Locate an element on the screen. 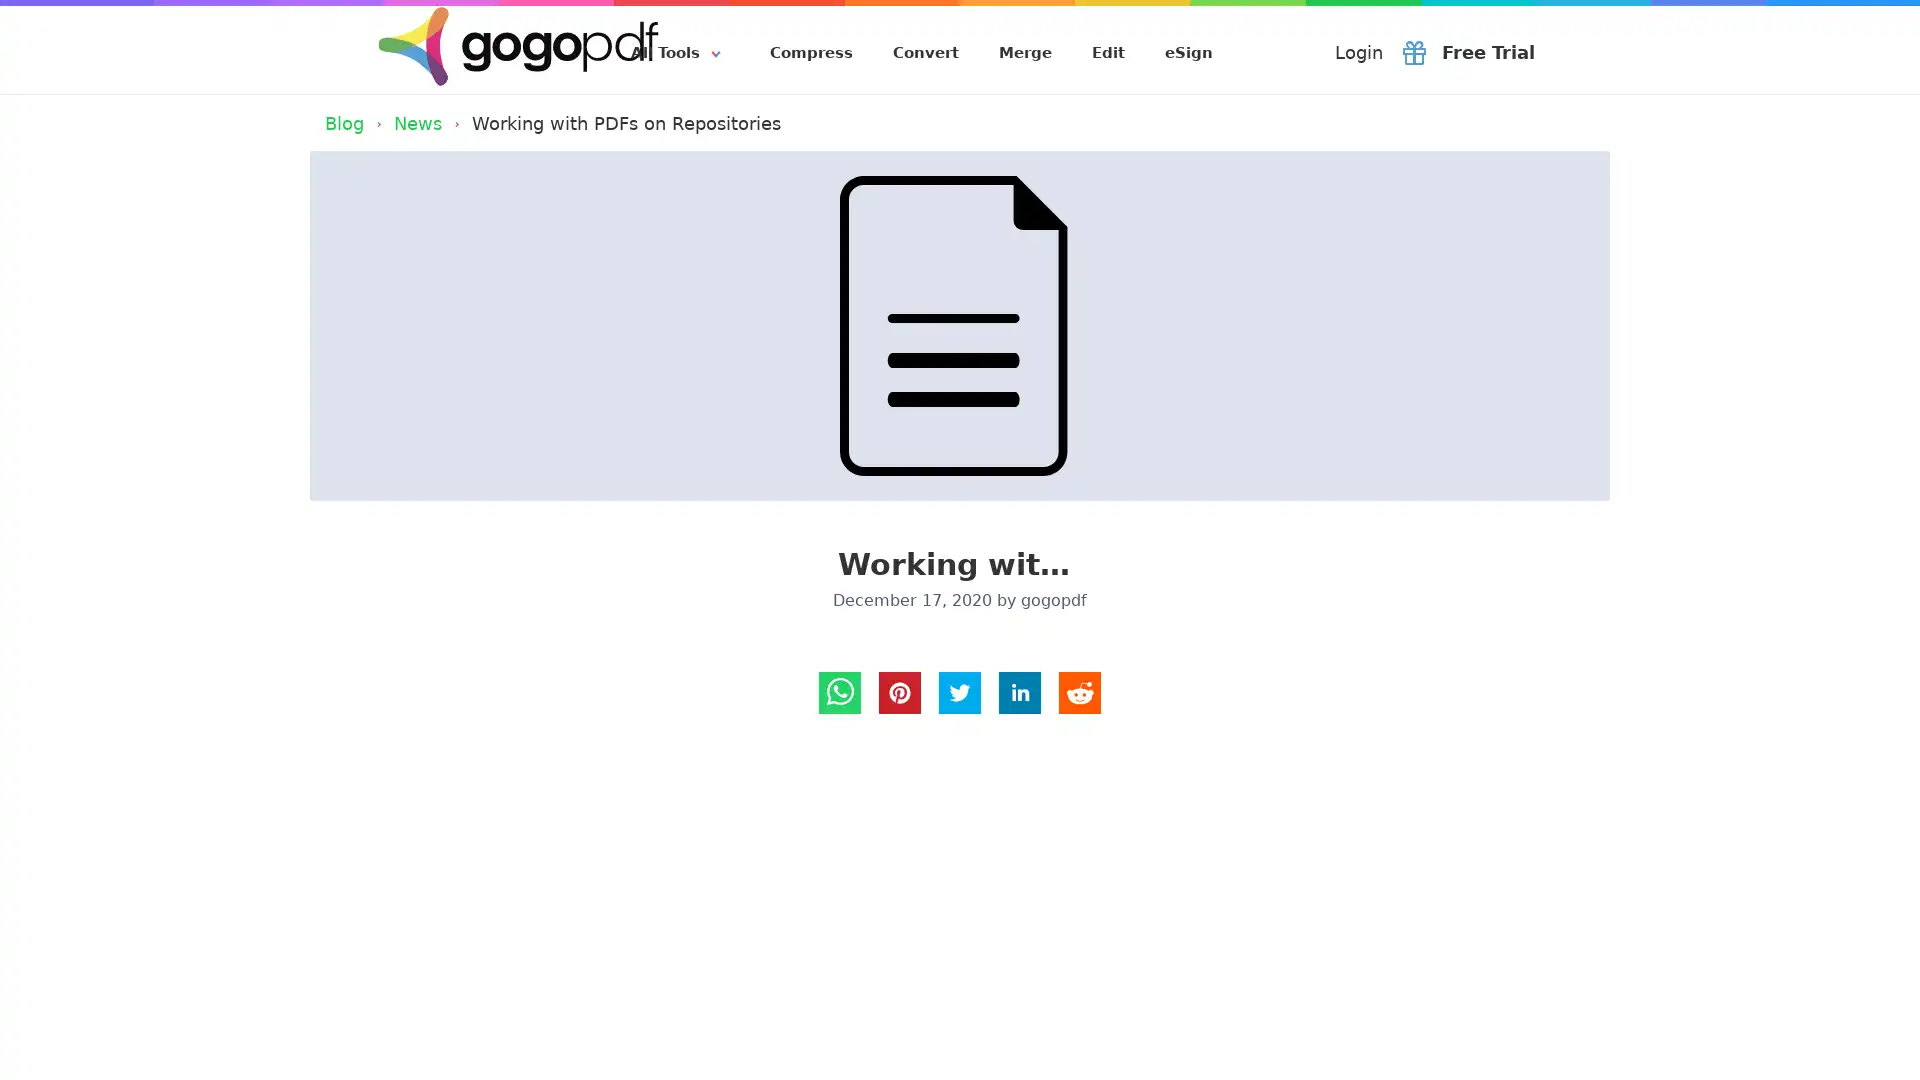 Image resolution: width=1920 pixels, height=1080 pixels. Edit is located at coordinates (1107, 51).